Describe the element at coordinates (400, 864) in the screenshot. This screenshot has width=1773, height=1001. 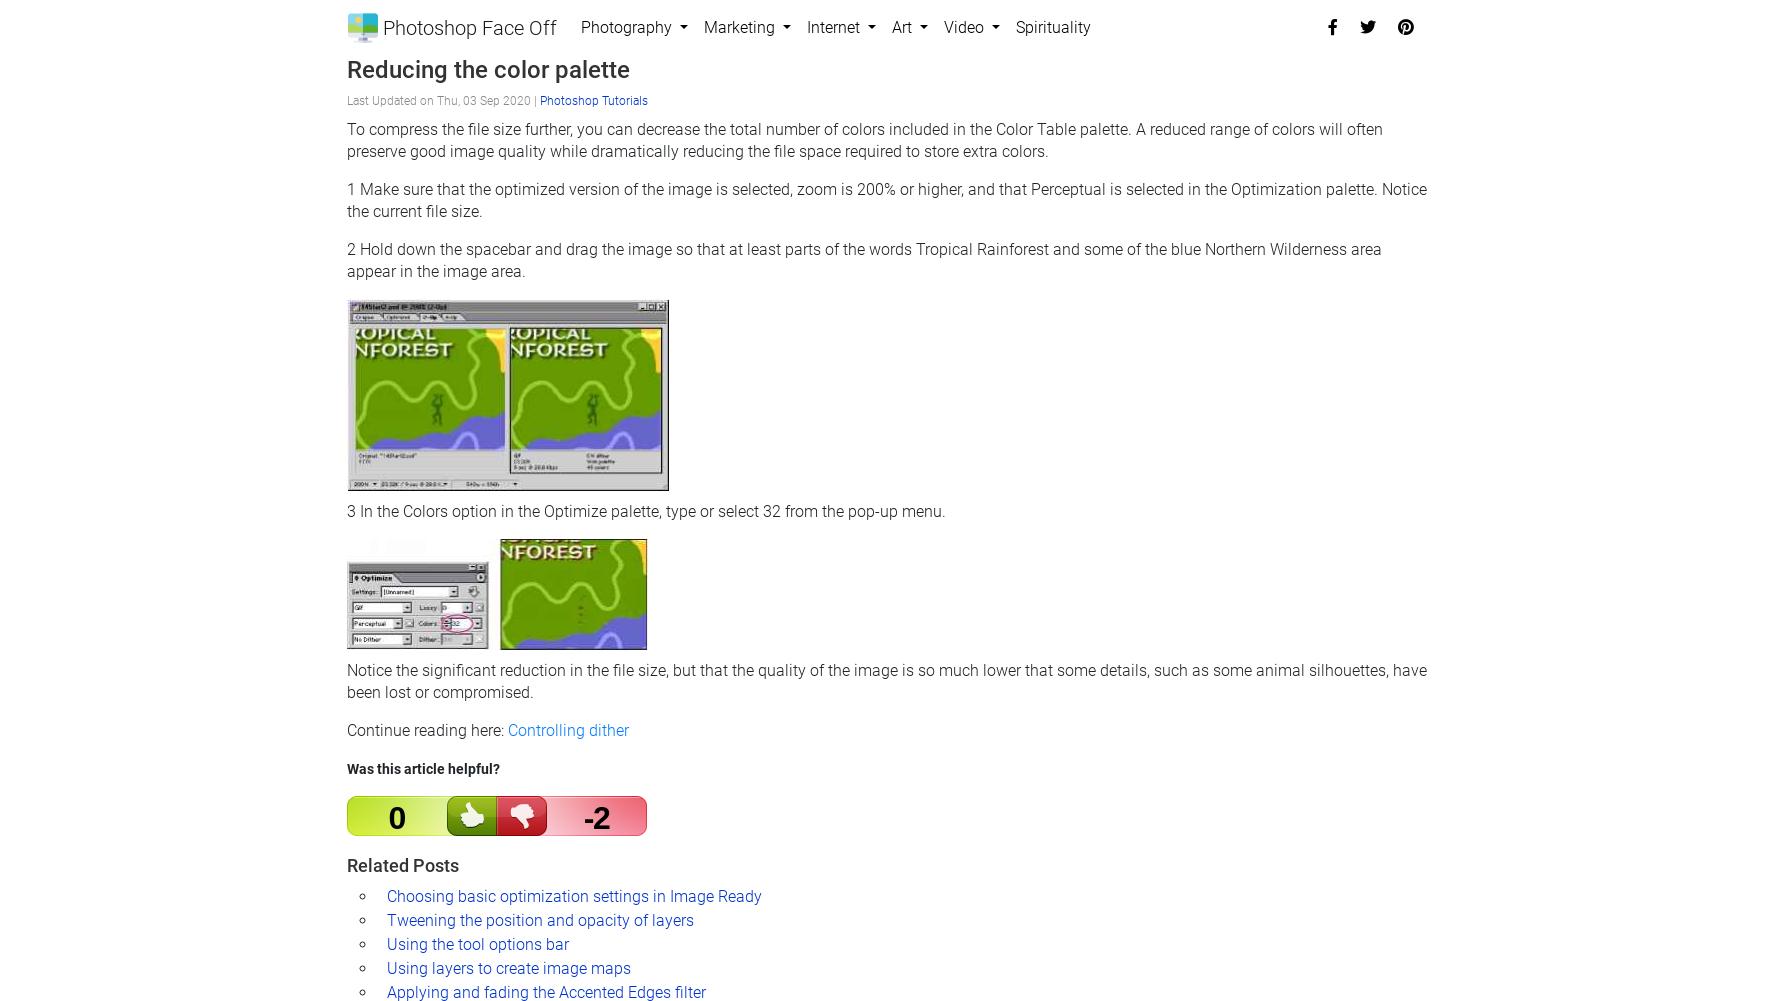
I see `'Related Posts'` at that location.